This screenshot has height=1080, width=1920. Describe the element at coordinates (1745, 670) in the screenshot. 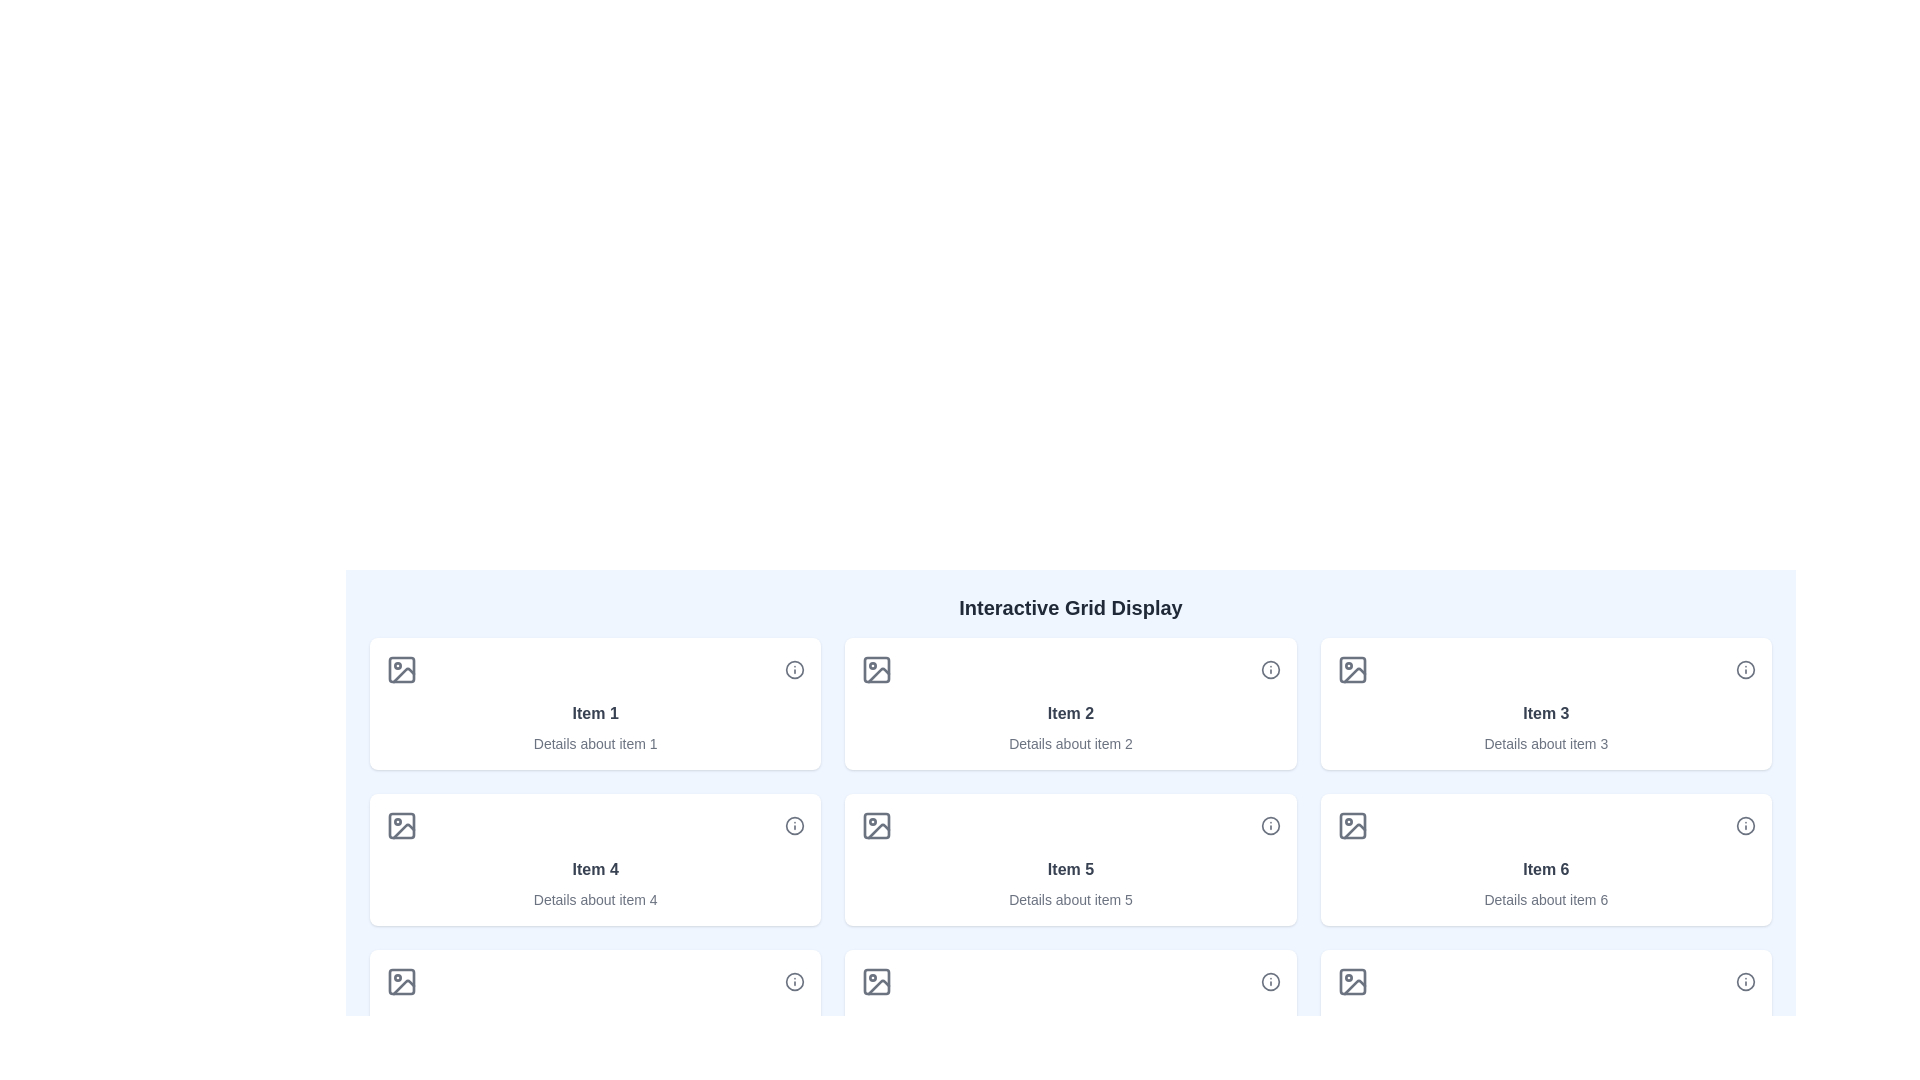

I see `the decorative SVG circle graphic located in the top-right corner of the 'Item 3' box within the 'Interactive Grid Display'` at that location.